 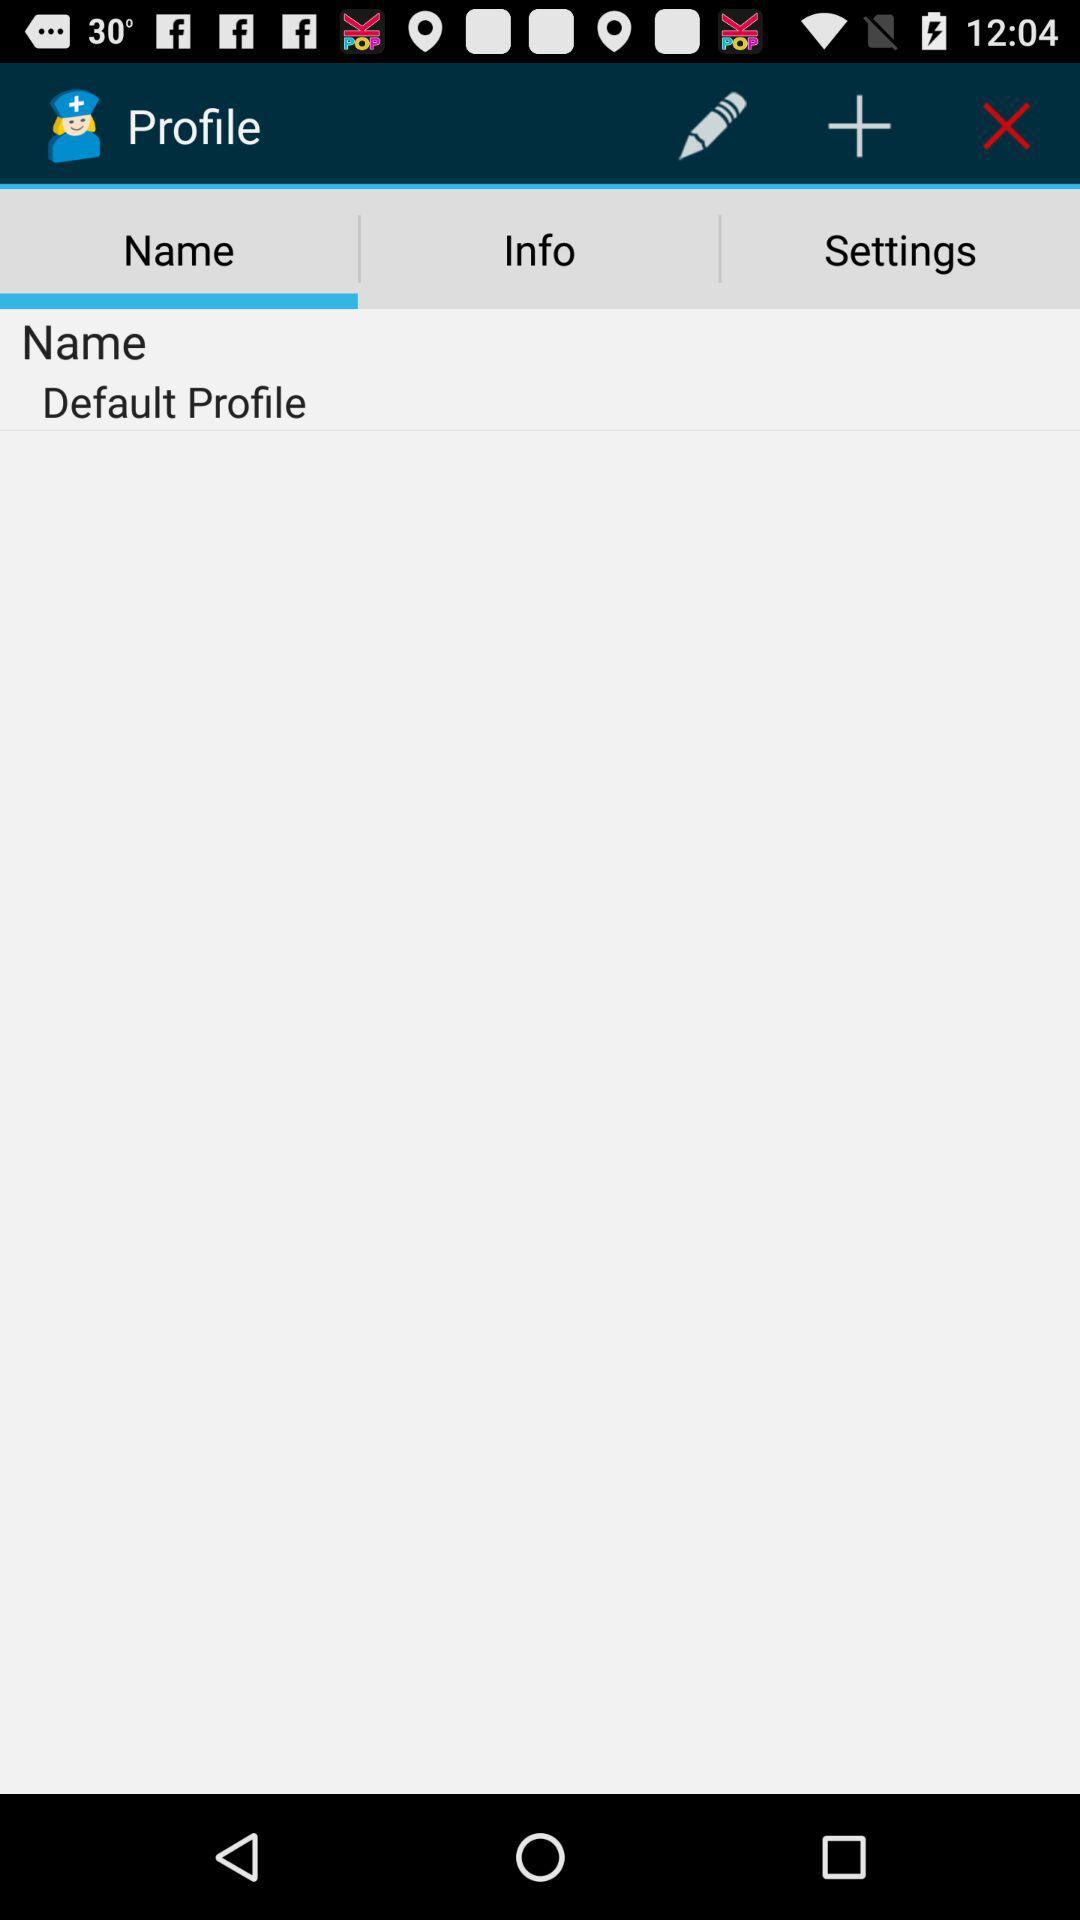 What do you see at coordinates (538, 248) in the screenshot?
I see `the item next to settings icon` at bounding box center [538, 248].